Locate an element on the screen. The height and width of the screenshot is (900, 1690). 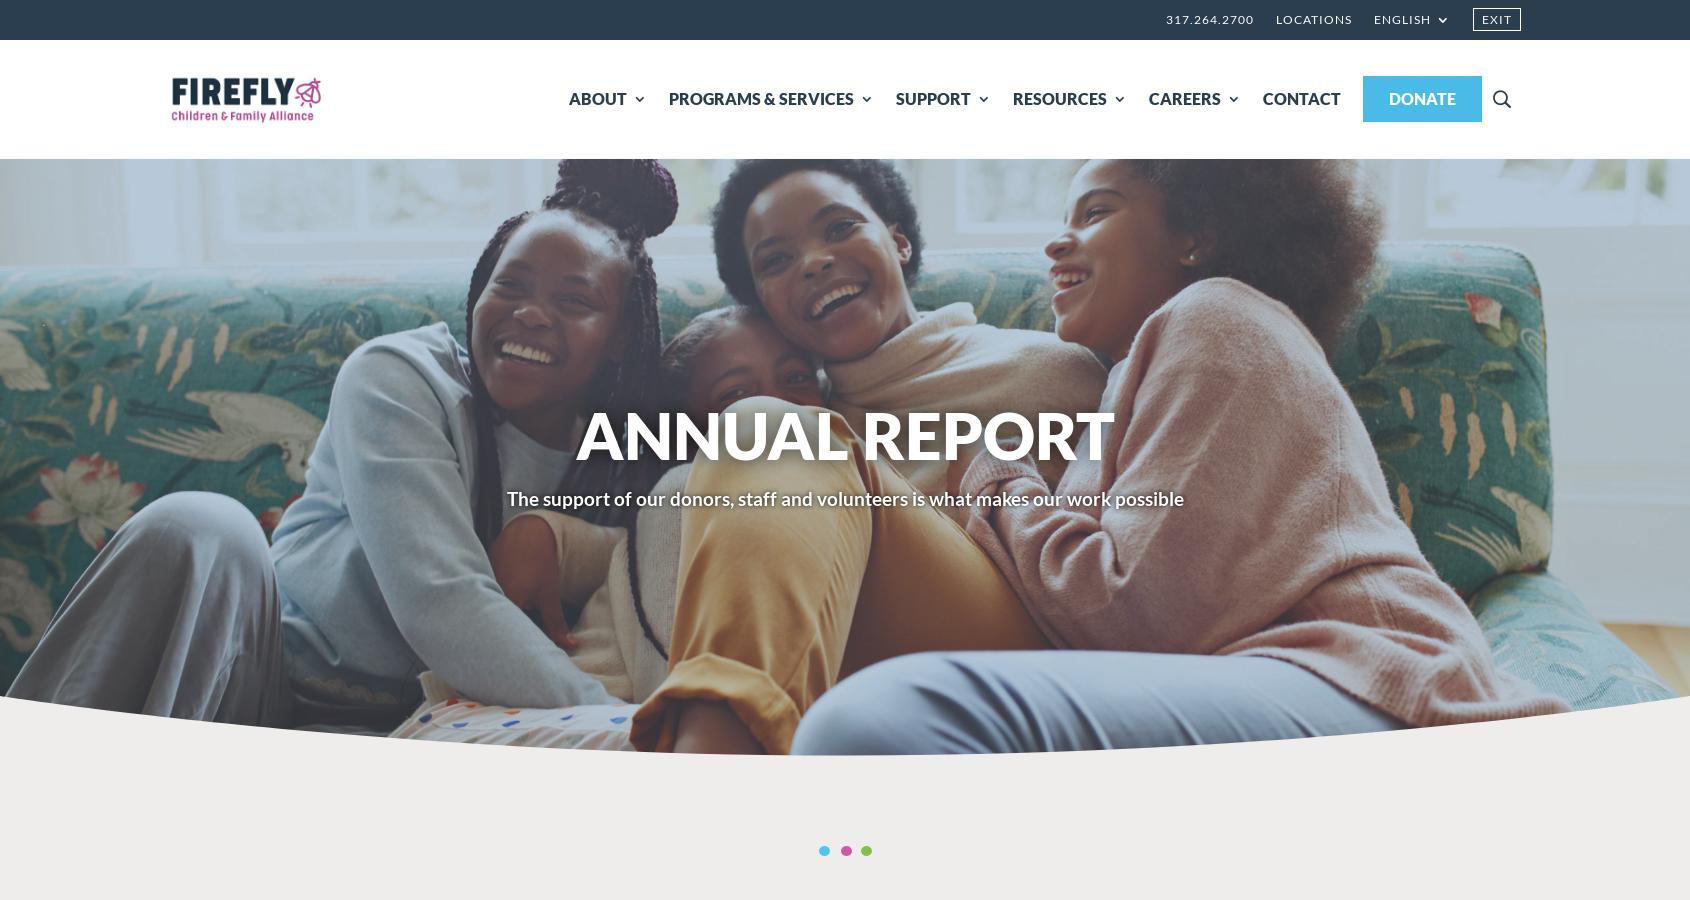
'Anger Management' is located at coordinates (1350, 394).